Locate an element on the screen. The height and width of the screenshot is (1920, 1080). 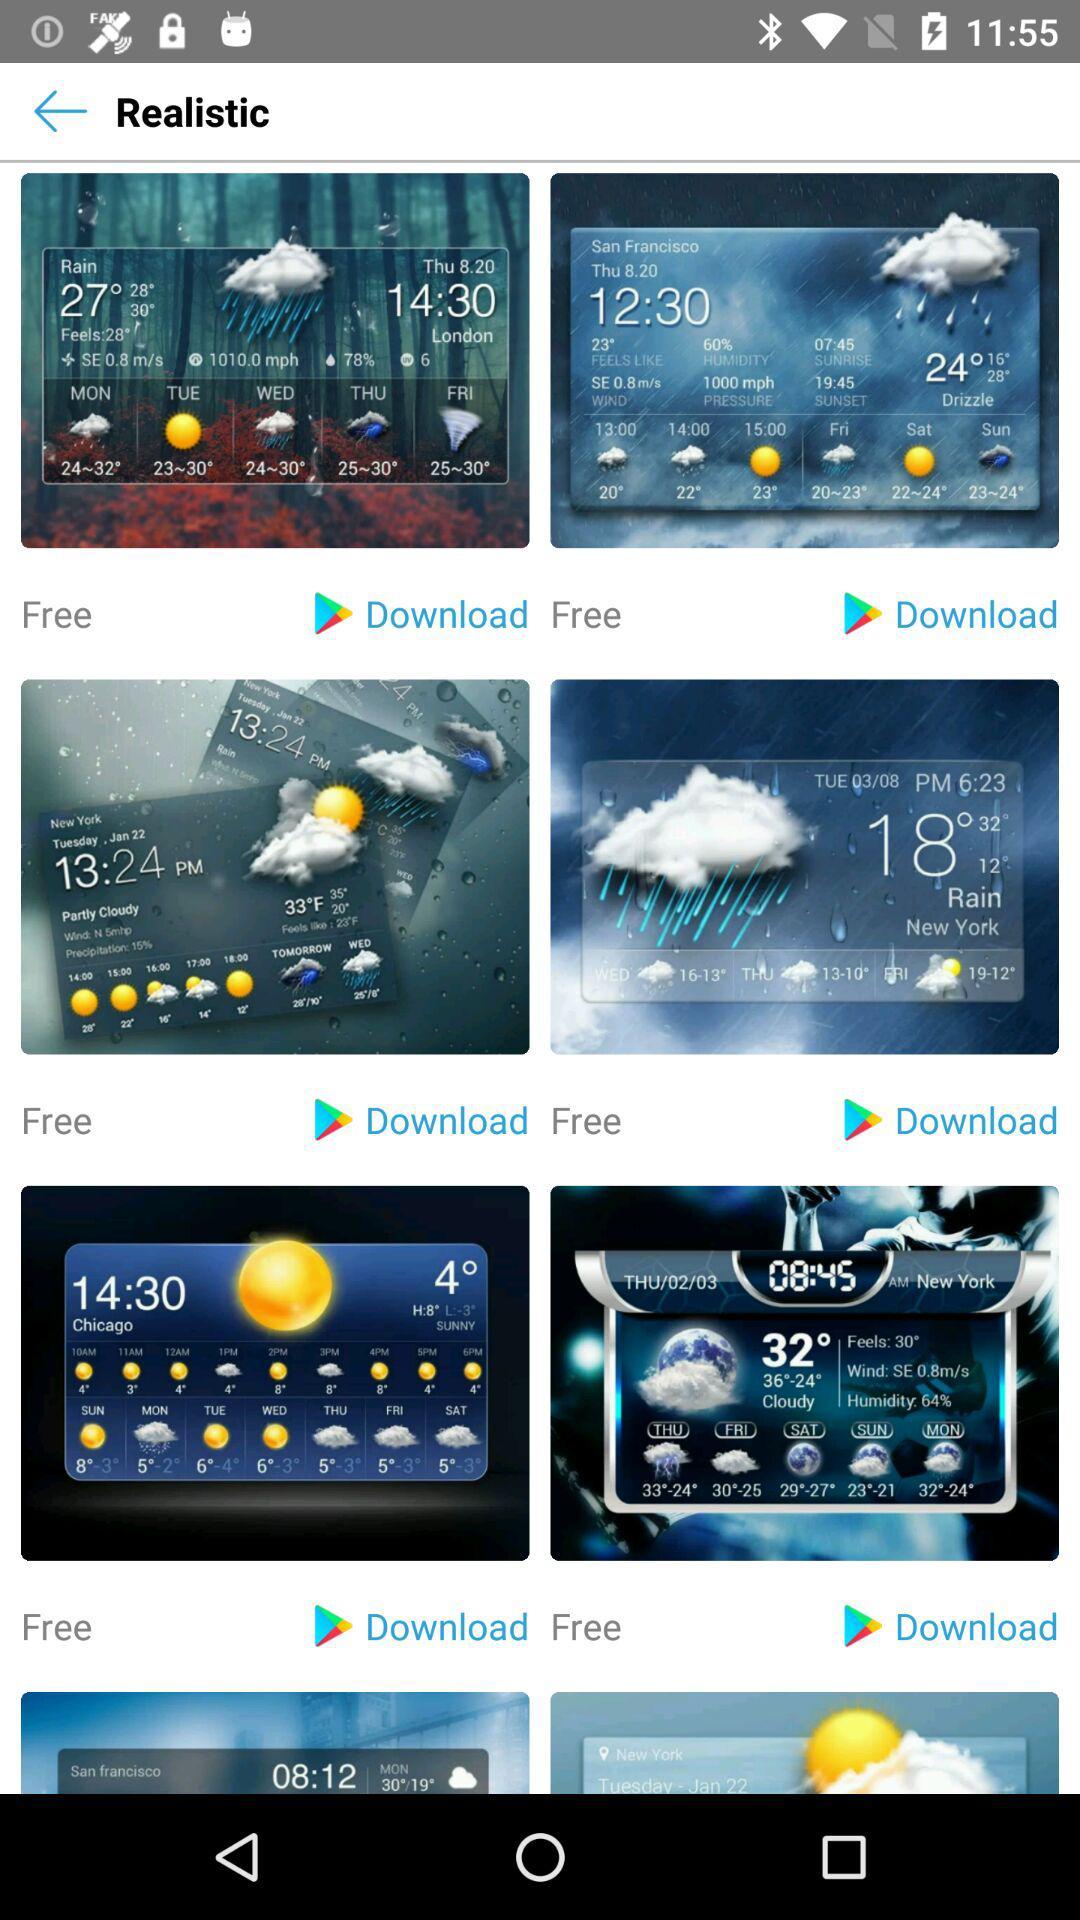
the arrow_backward icon is located at coordinates (59, 110).